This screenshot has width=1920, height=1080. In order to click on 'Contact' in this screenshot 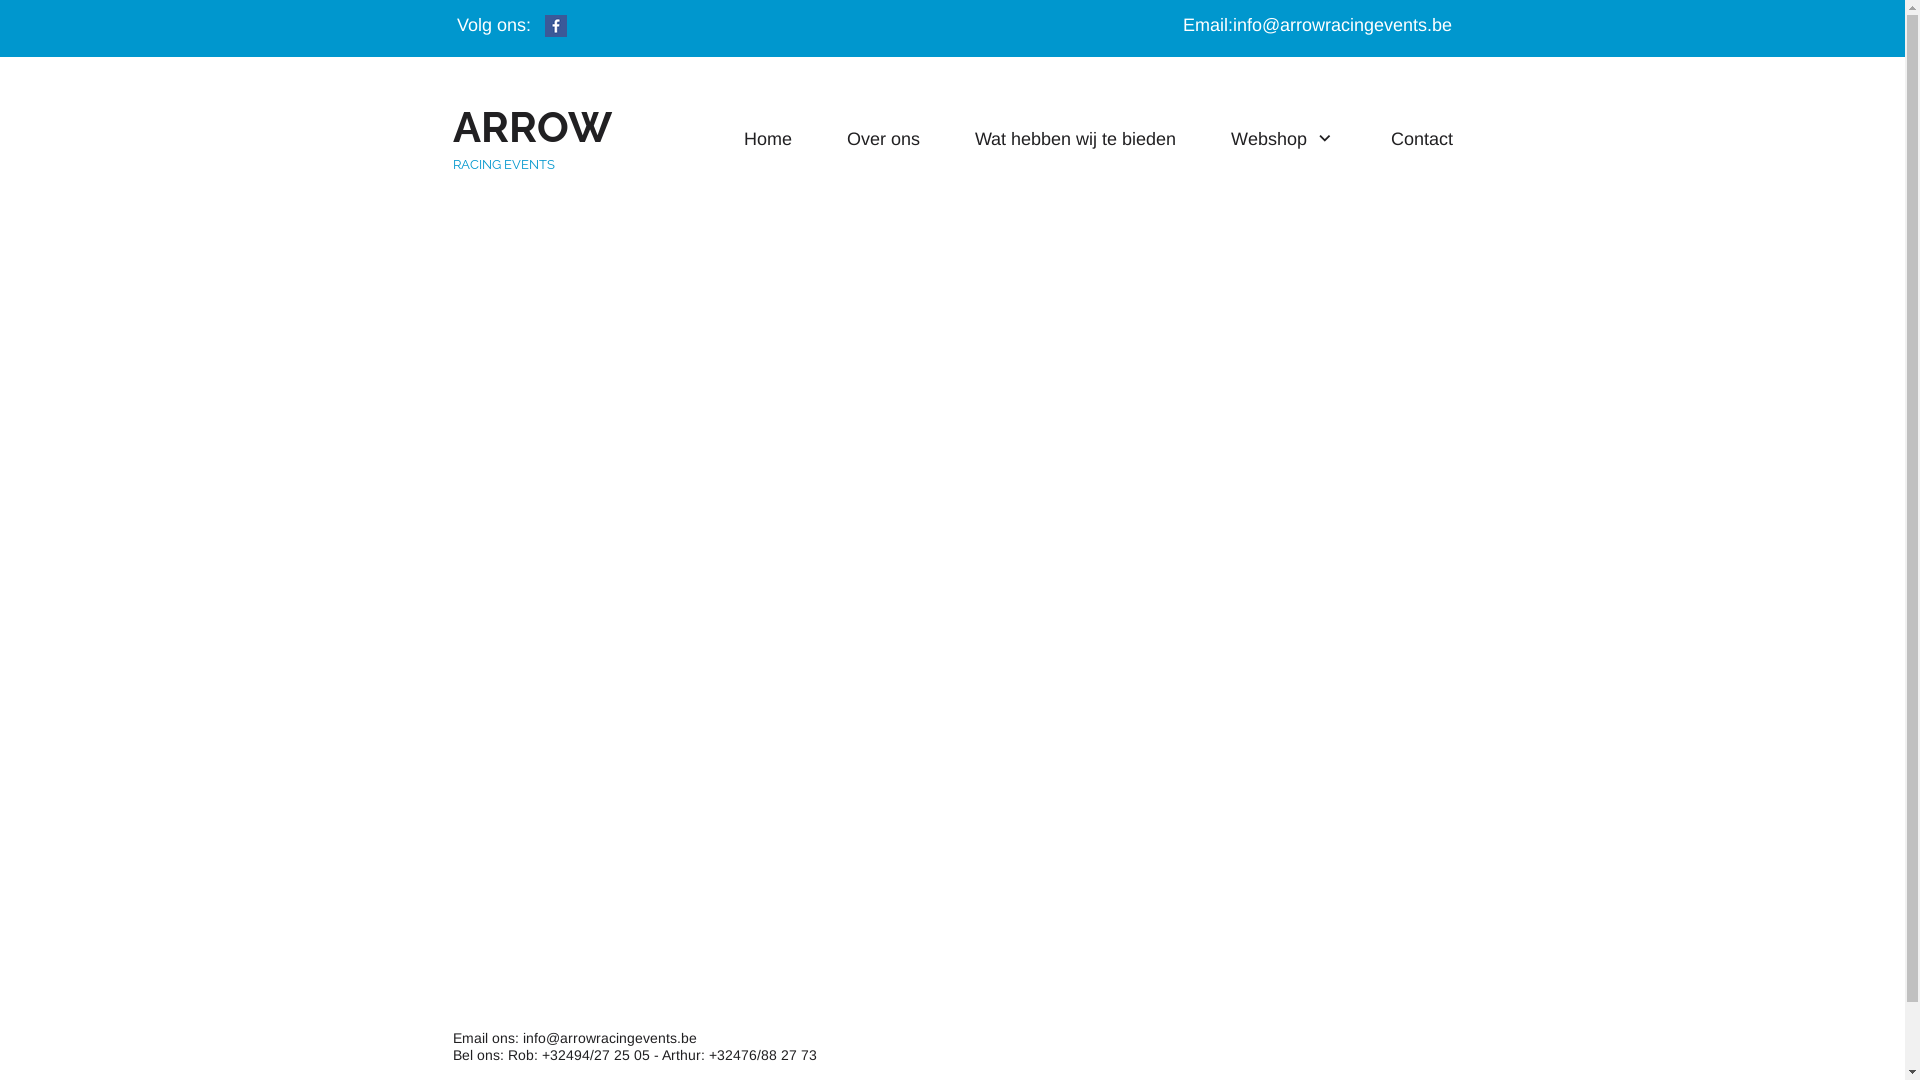, I will do `click(1419, 137)`.